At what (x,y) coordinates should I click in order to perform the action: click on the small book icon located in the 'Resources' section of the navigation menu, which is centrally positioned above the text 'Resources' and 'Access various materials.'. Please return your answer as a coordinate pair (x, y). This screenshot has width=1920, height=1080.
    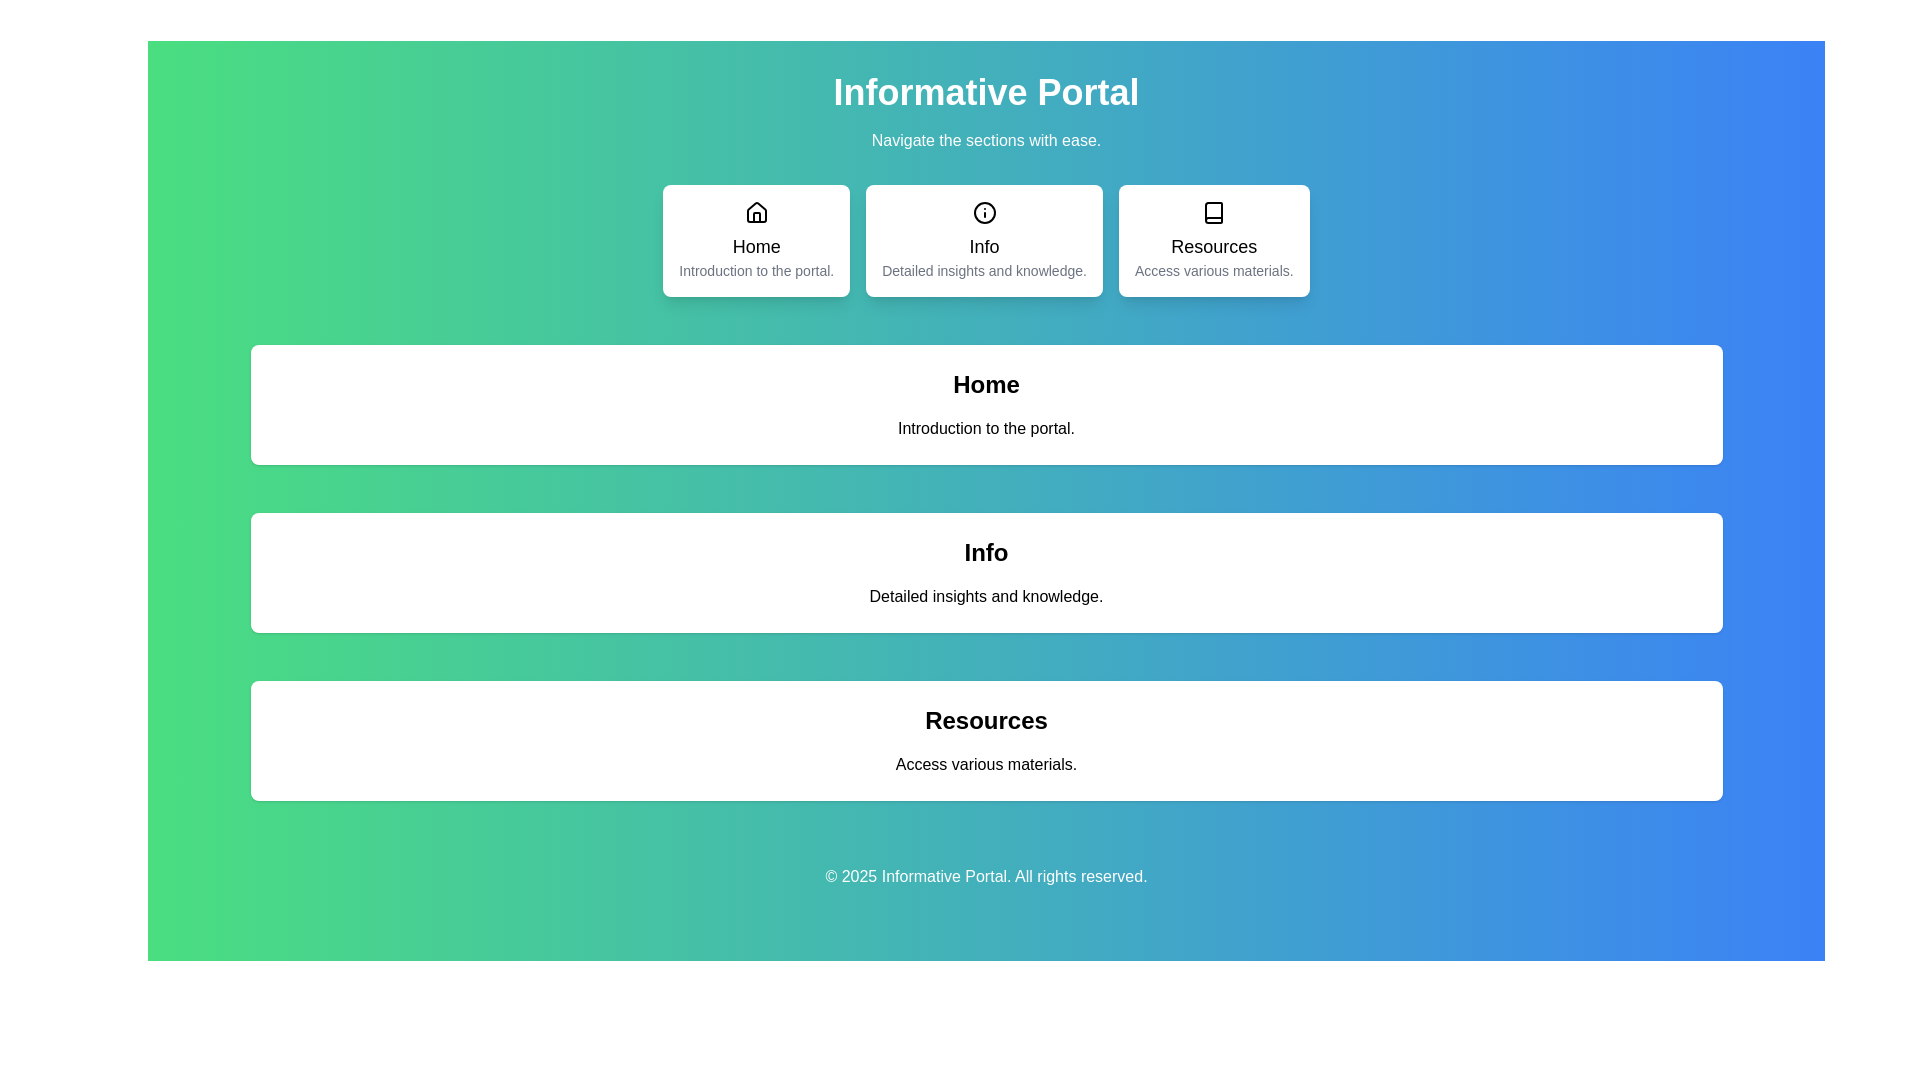
    Looking at the image, I should click on (1213, 212).